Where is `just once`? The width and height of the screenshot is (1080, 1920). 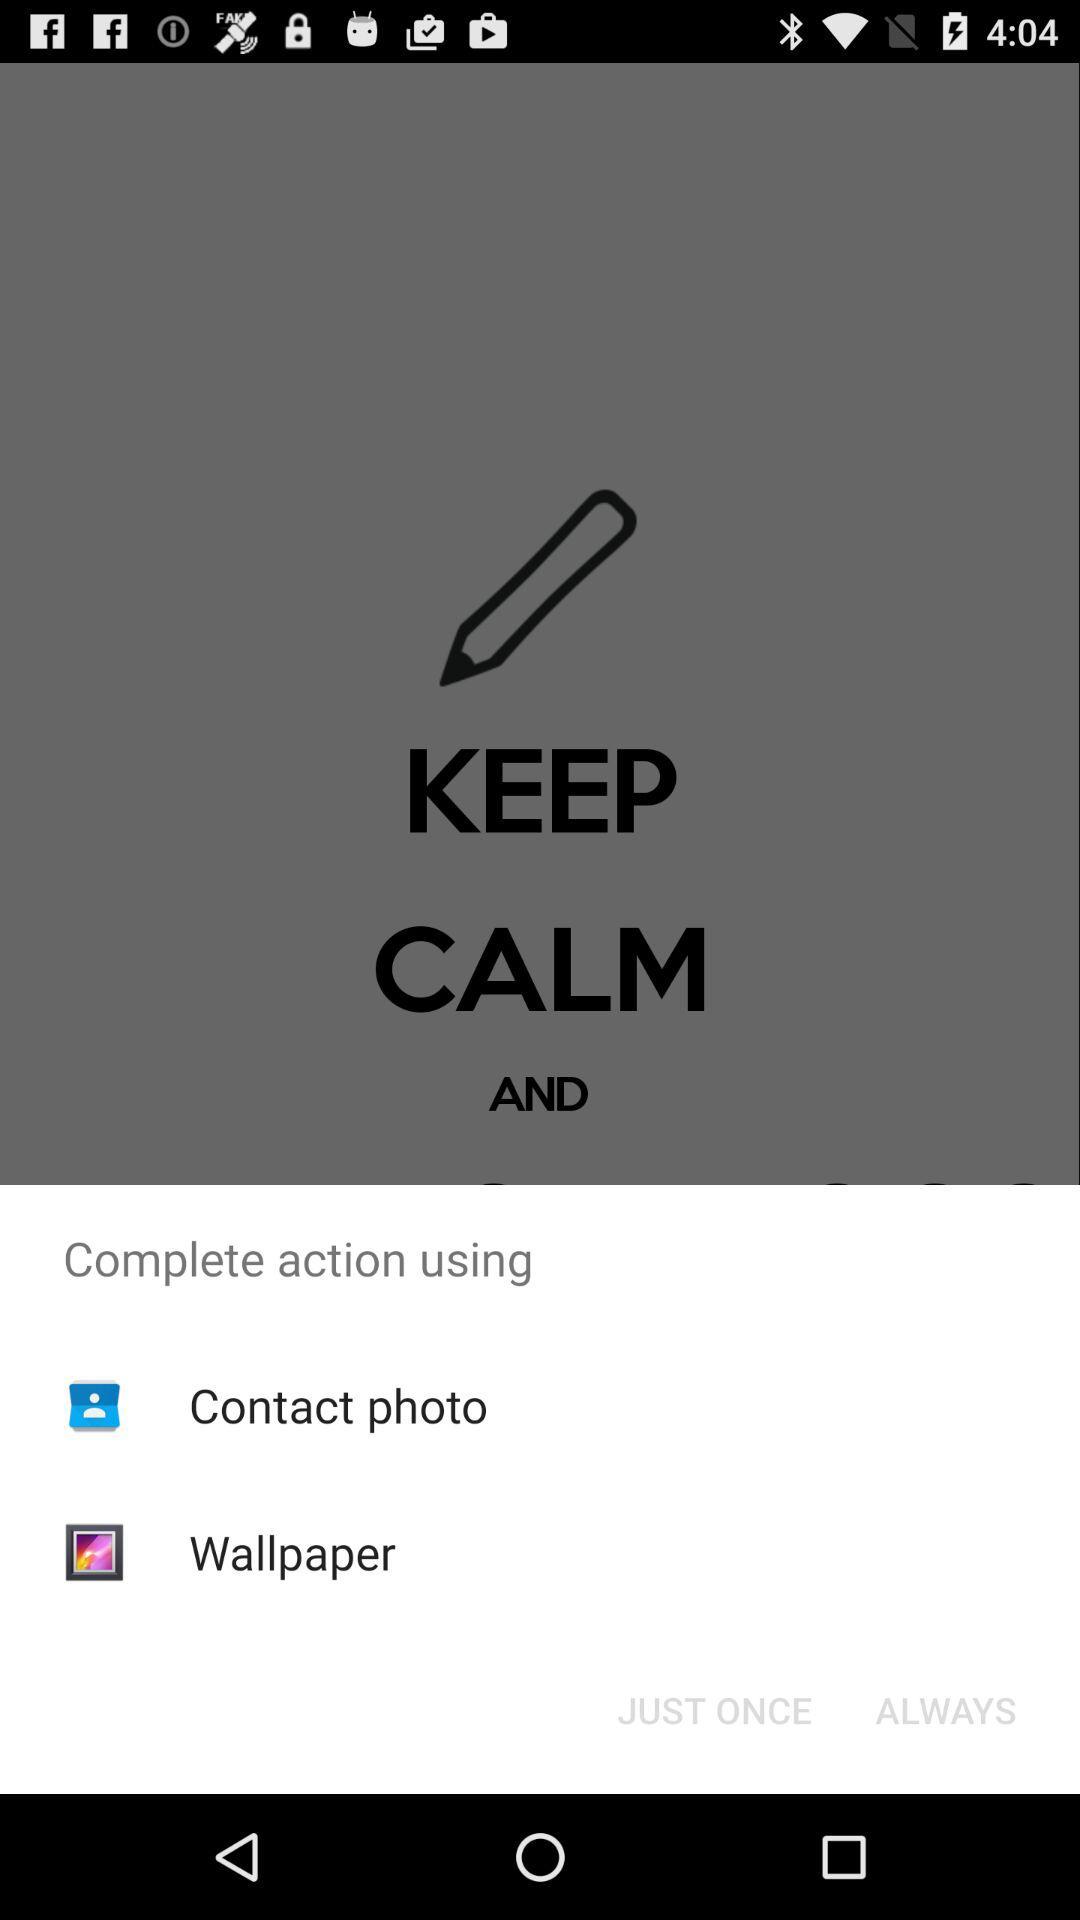 just once is located at coordinates (713, 1708).